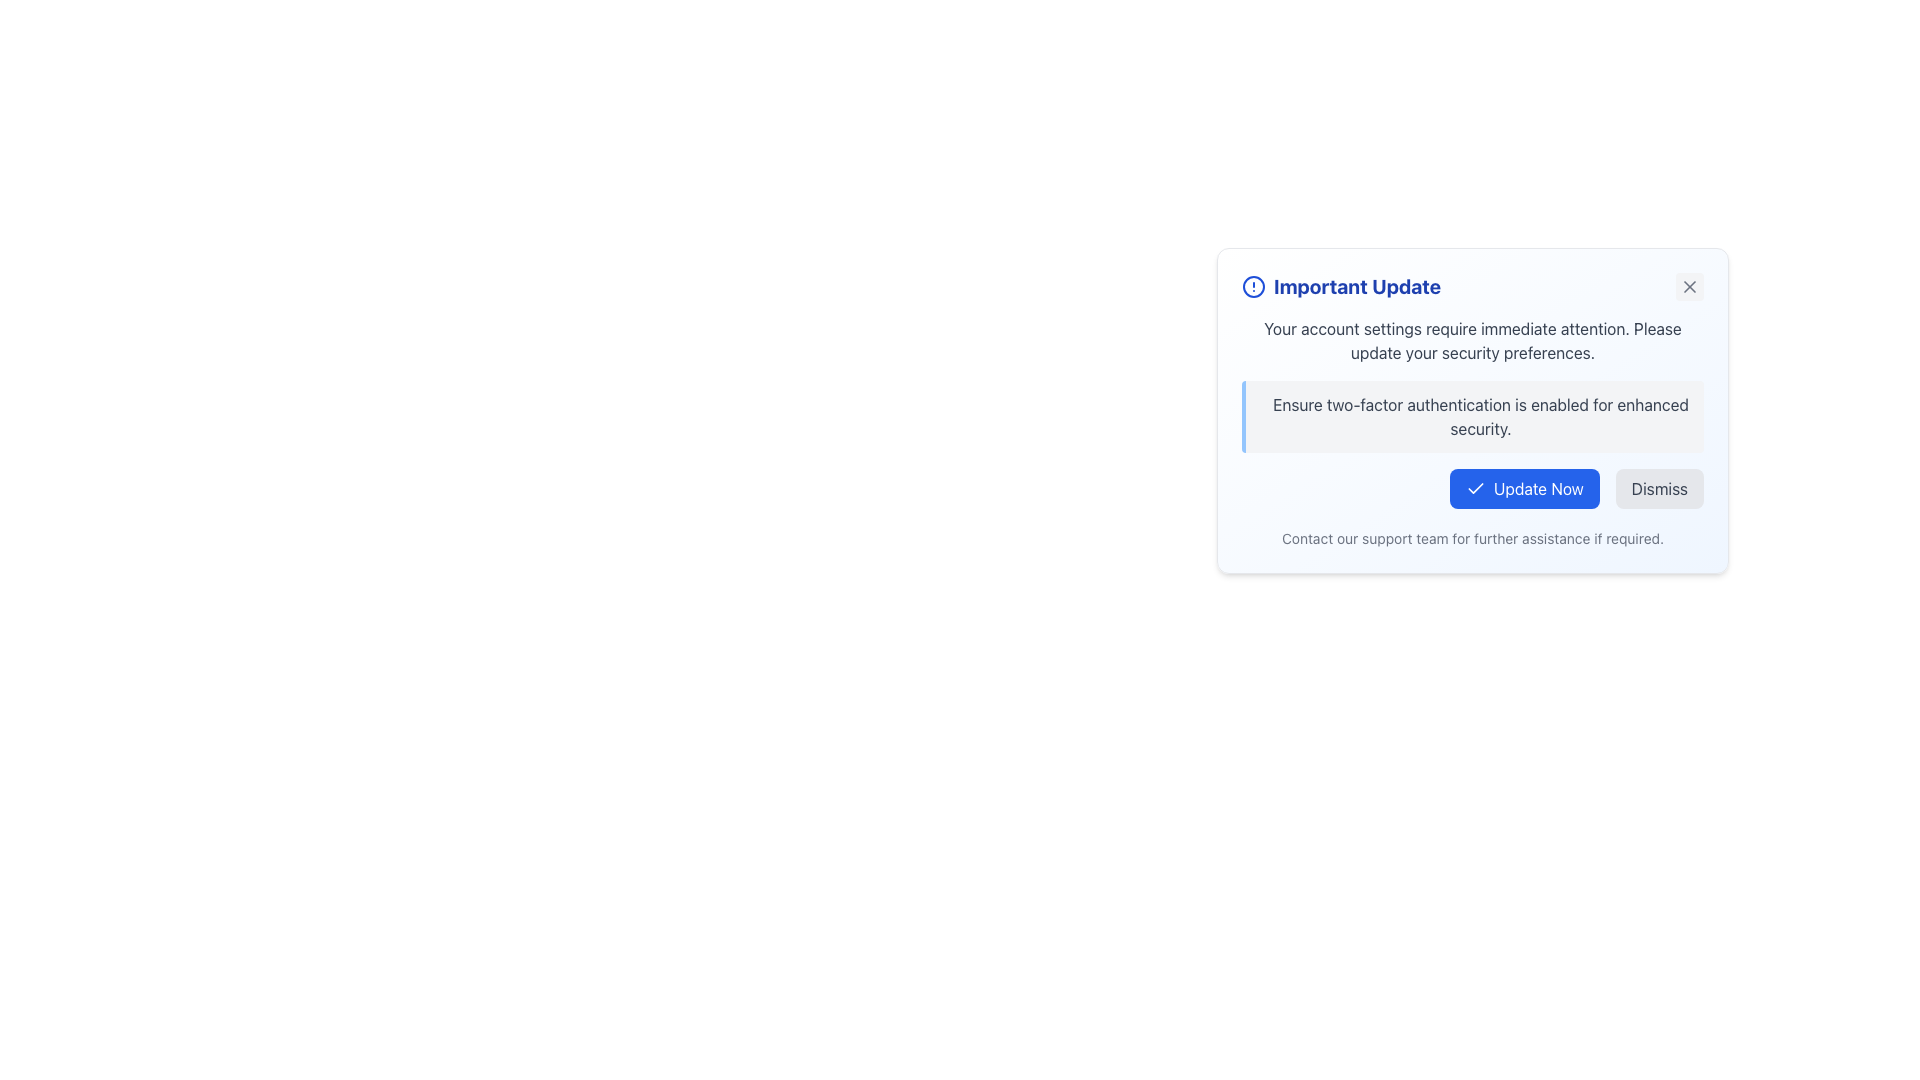 The width and height of the screenshot is (1920, 1080). Describe the element at coordinates (1473, 415) in the screenshot. I see `the informational text box prompting users about enabling two-factor authentication, which is located below the title 'Important Update' and above the action buttons 'Update Now' and 'Dismiss'` at that location.